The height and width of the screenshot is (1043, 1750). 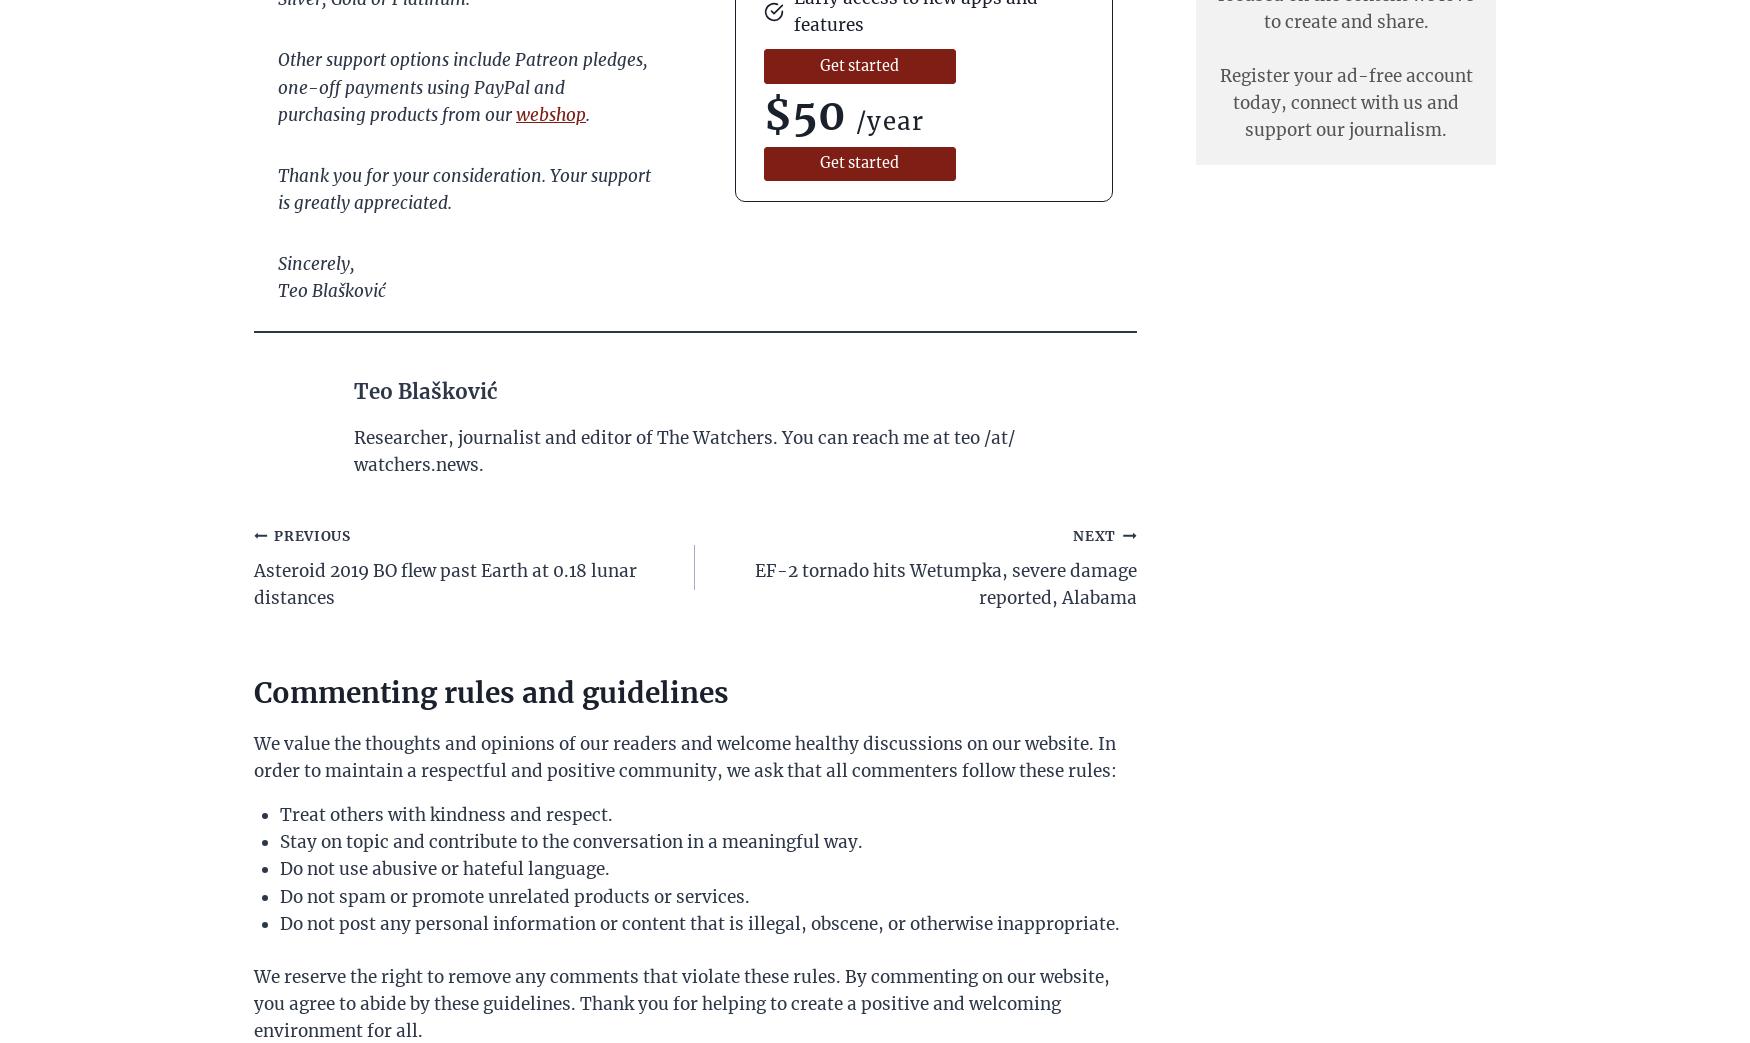 What do you see at coordinates (550, 113) in the screenshot?
I see `'webshop'` at bounding box center [550, 113].